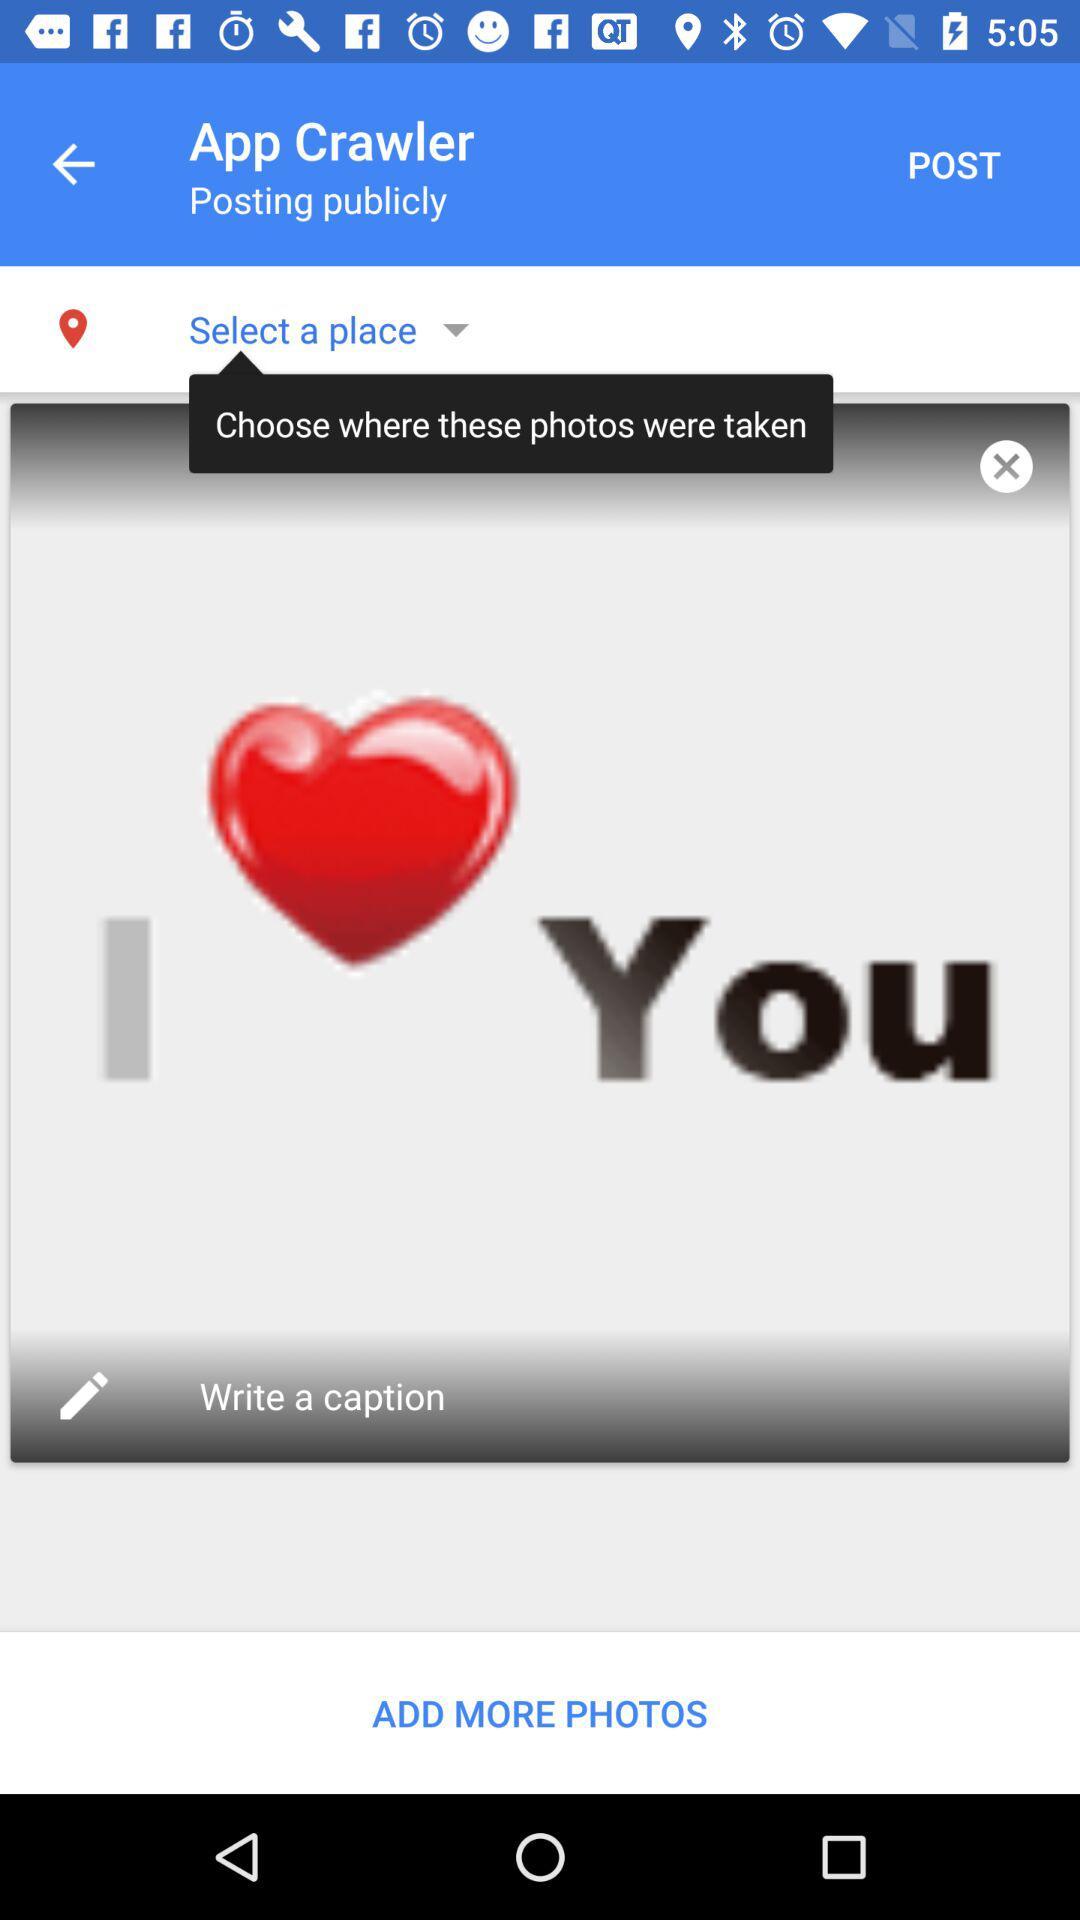 Image resolution: width=1080 pixels, height=1920 pixels. I want to click on the item to the left of the app crawler app, so click(72, 164).